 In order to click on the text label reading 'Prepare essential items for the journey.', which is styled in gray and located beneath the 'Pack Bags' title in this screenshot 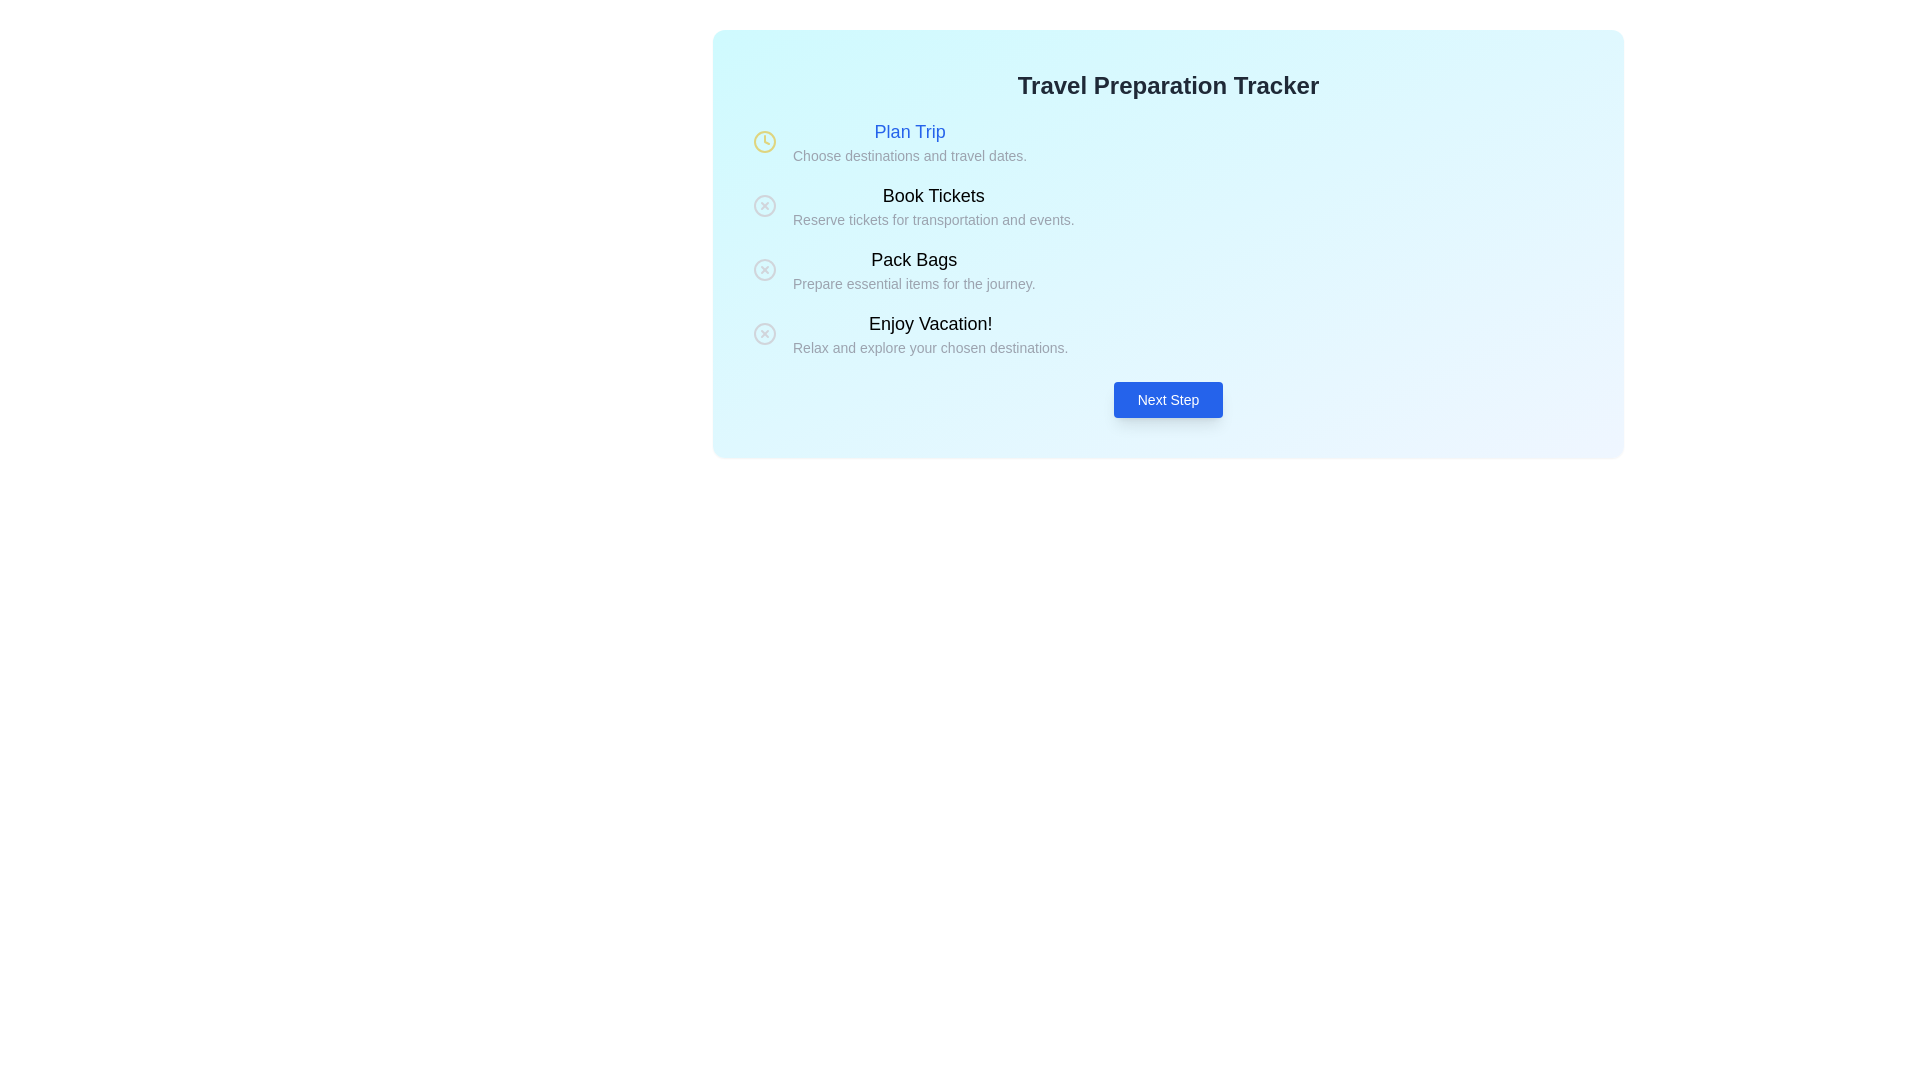, I will do `click(913, 284)`.